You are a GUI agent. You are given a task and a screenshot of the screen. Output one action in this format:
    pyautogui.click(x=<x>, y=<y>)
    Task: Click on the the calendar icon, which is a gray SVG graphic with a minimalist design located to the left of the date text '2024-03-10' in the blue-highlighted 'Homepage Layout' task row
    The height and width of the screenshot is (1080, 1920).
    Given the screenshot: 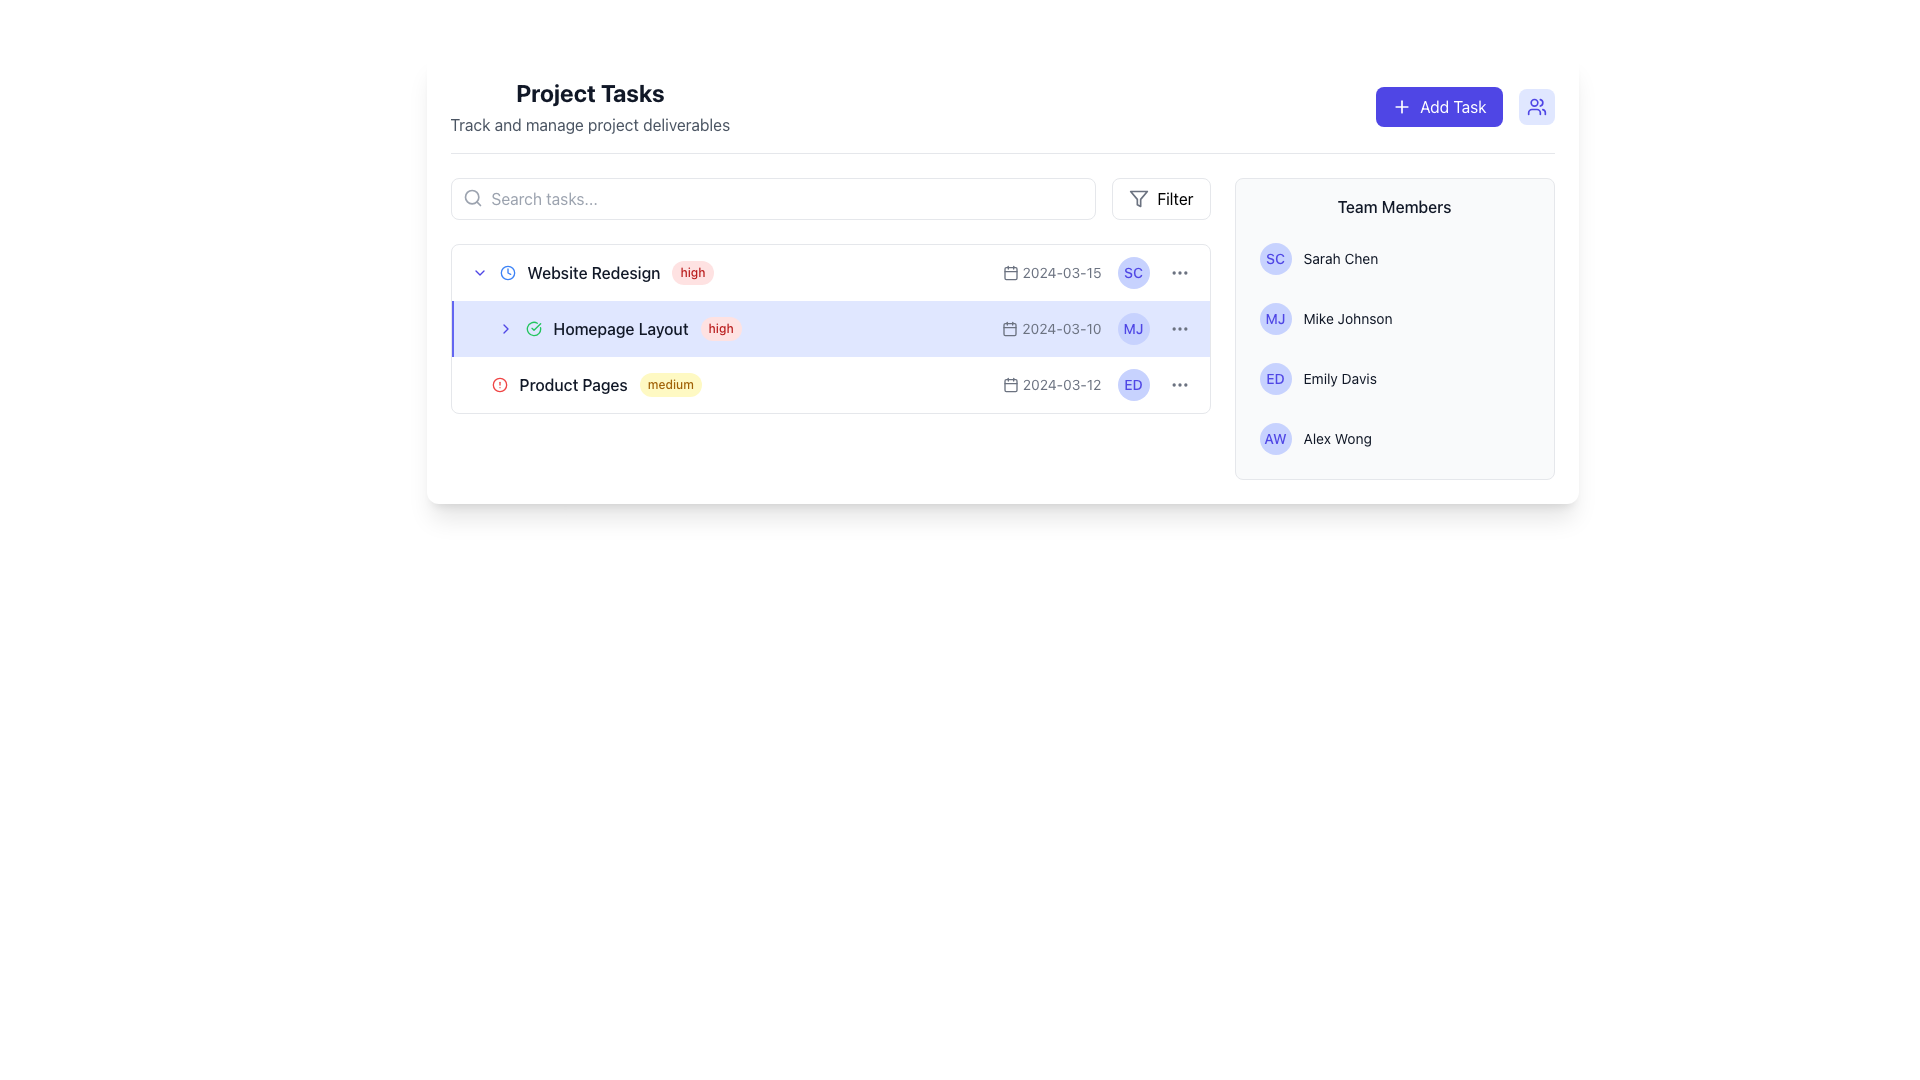 What is the action you would take?
    pyautogui.click(x=1010, y=327)
    